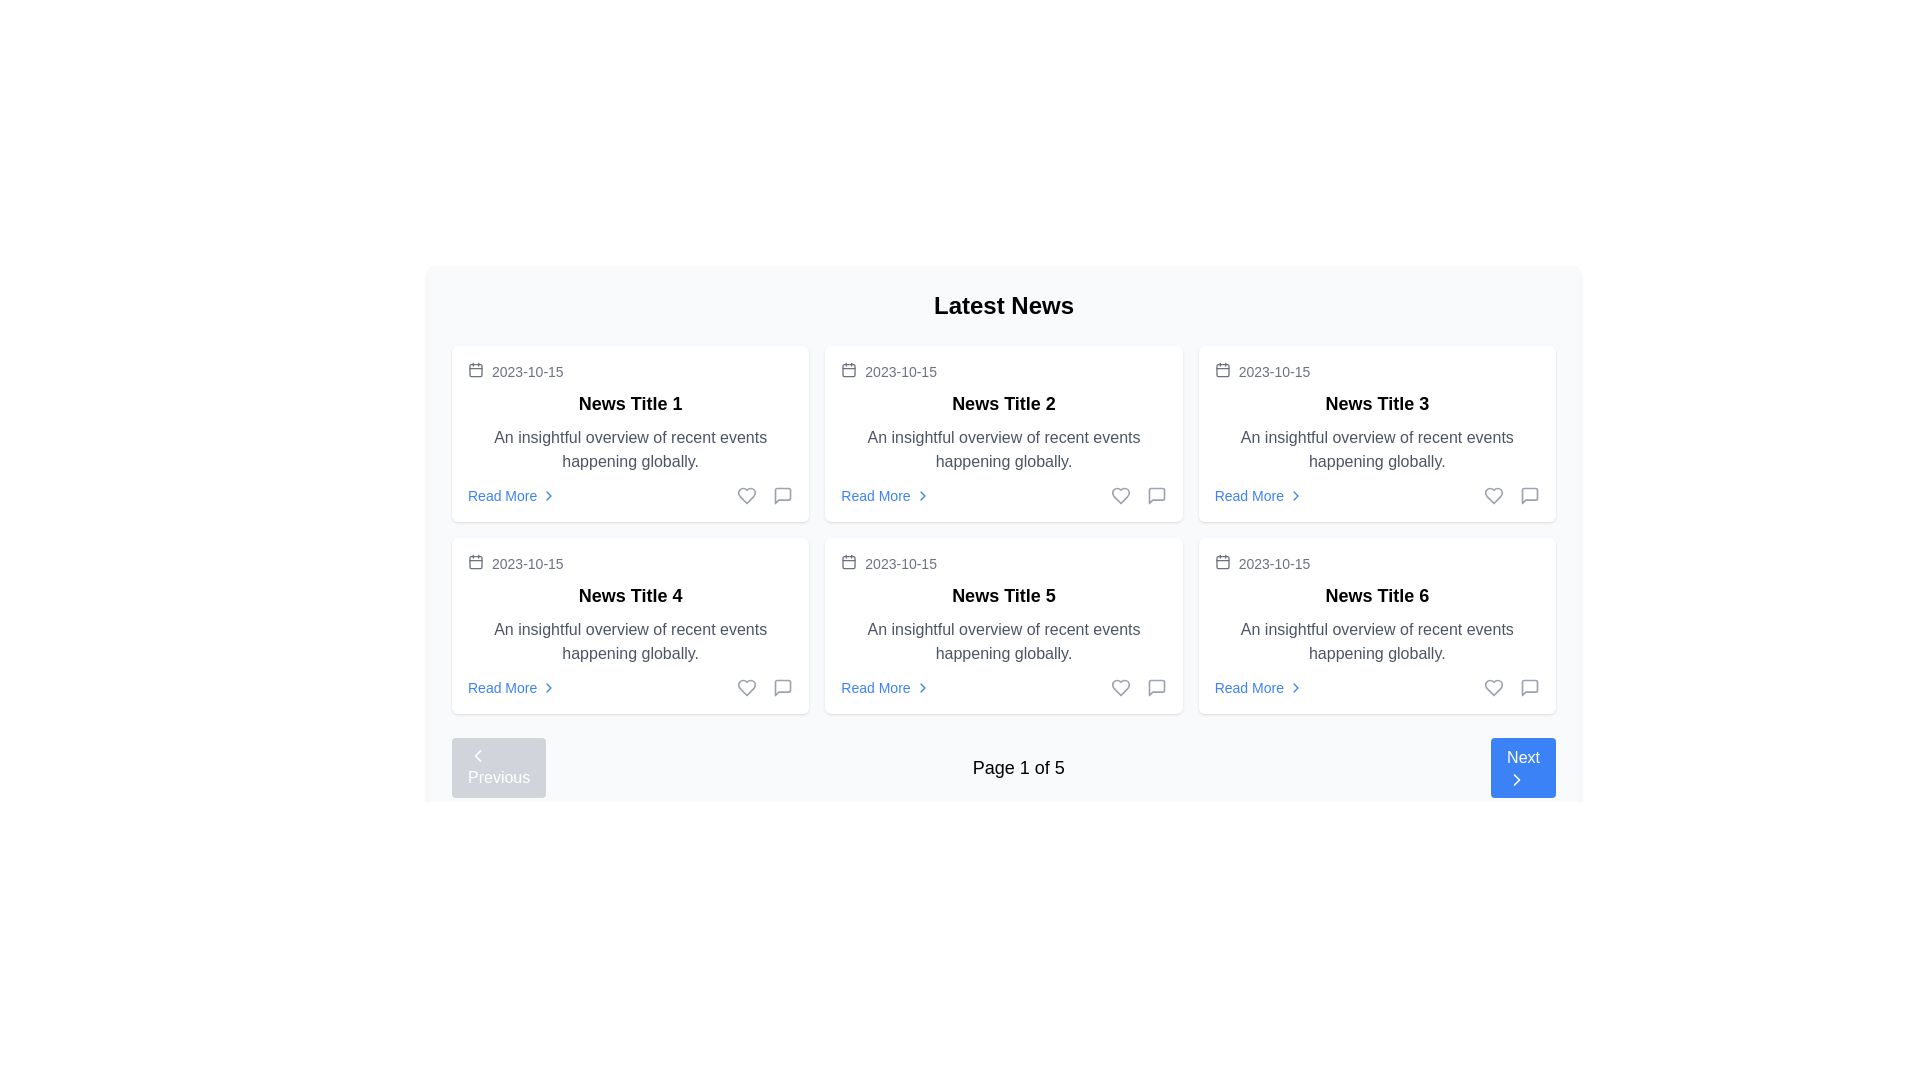 Image resolution: width=1920 pixels, height=1080 pixels. Describe the element at coordinates (849, 562) in the screenshot. I see `the calendar icon located to the left of the date text '2023-10-15' in the second row of the Latest News section, specifically within the fifth news card` at that location.